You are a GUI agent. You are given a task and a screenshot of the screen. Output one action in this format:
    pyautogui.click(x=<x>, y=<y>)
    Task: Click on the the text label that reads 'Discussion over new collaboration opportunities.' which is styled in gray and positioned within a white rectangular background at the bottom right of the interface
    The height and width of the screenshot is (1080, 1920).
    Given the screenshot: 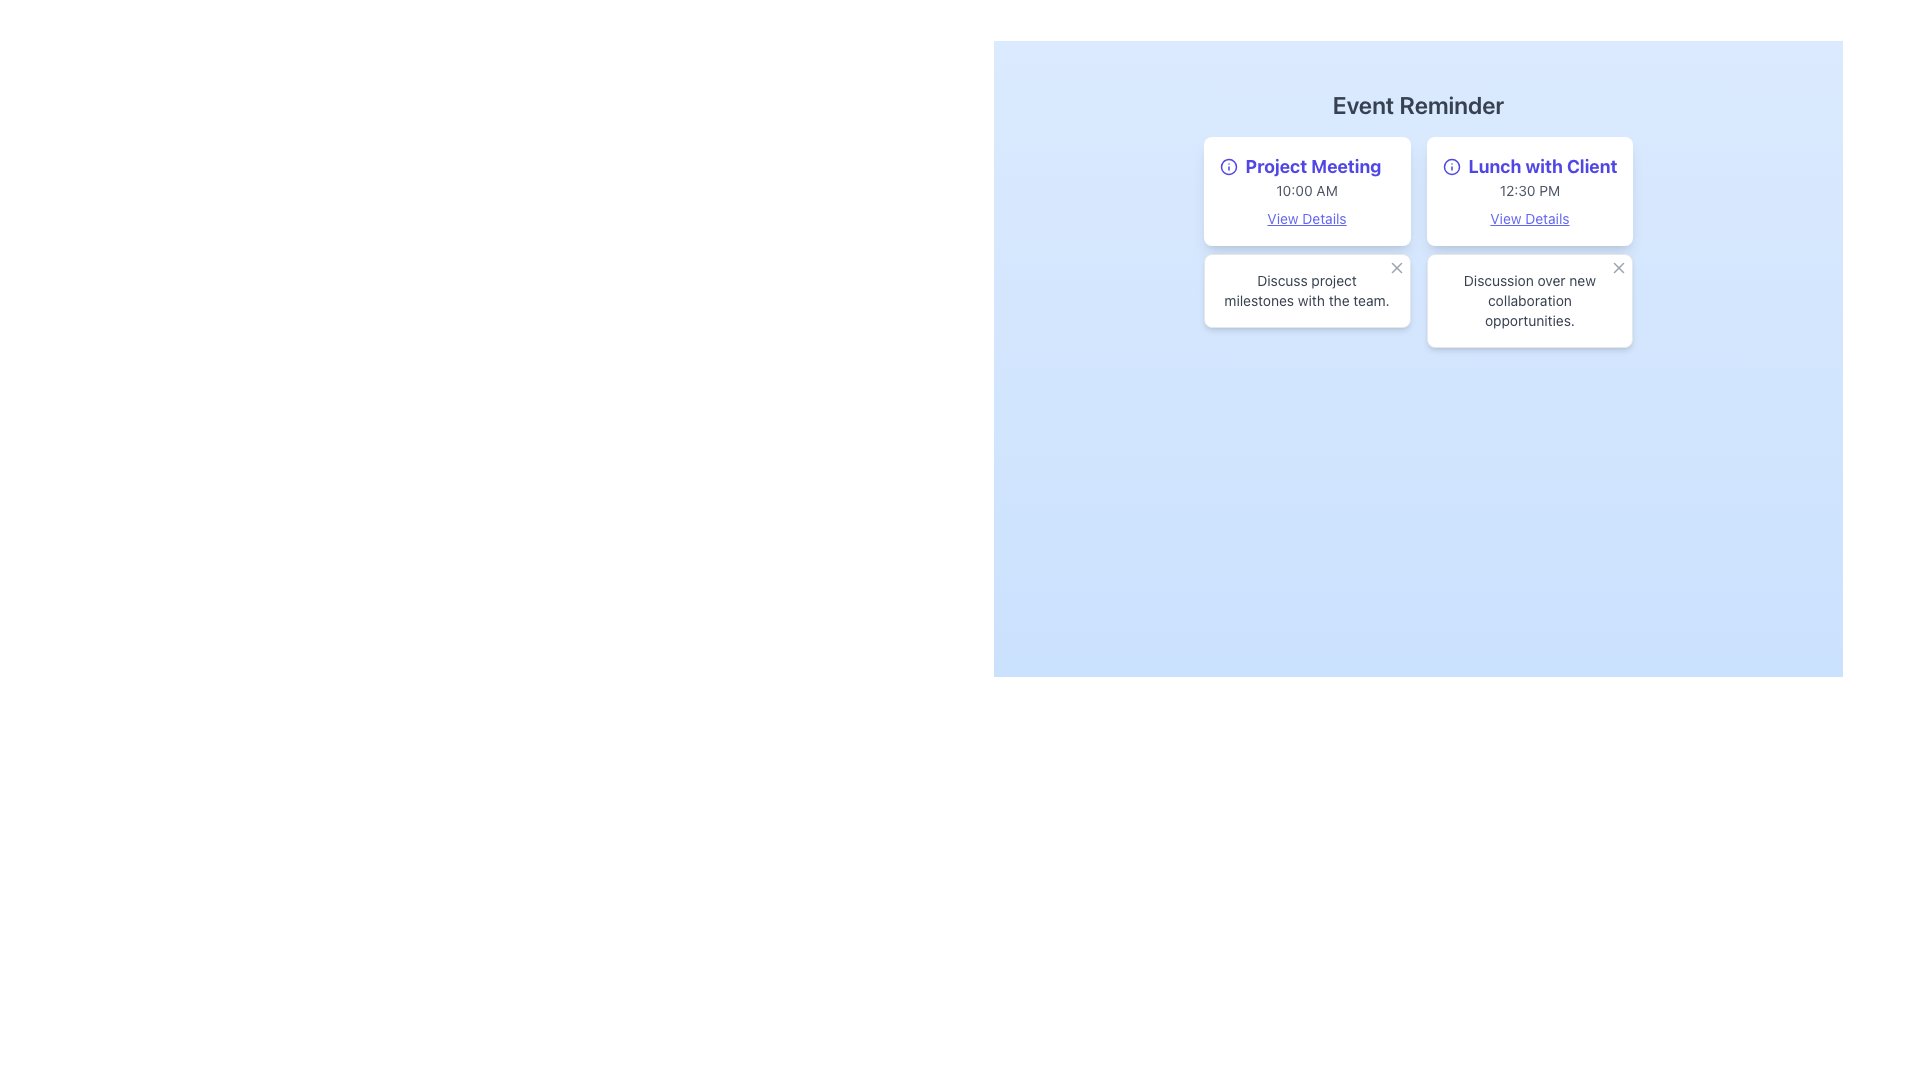 What is the action you would take?
    pyautogui.click(x=1529, y=300)
    